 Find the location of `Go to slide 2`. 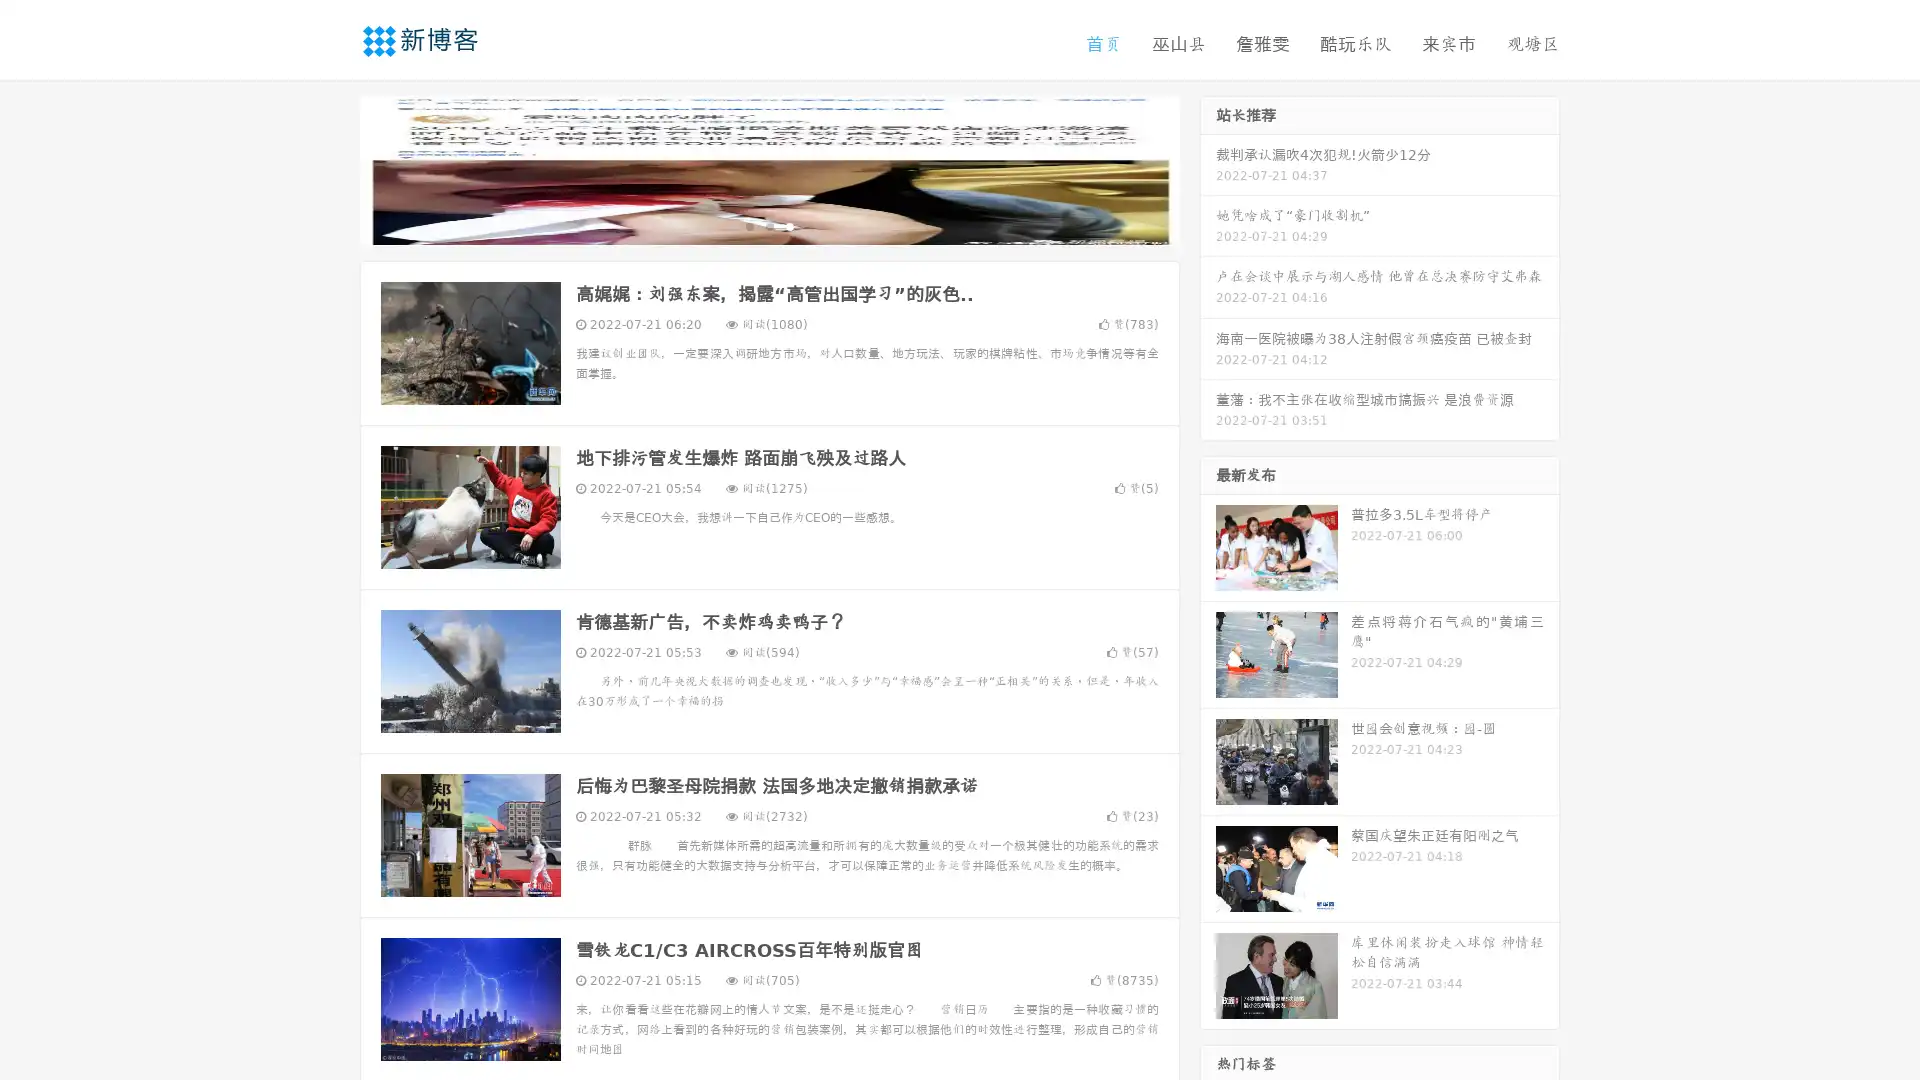

Go to slide 2 is located at coordinates (768, 225).